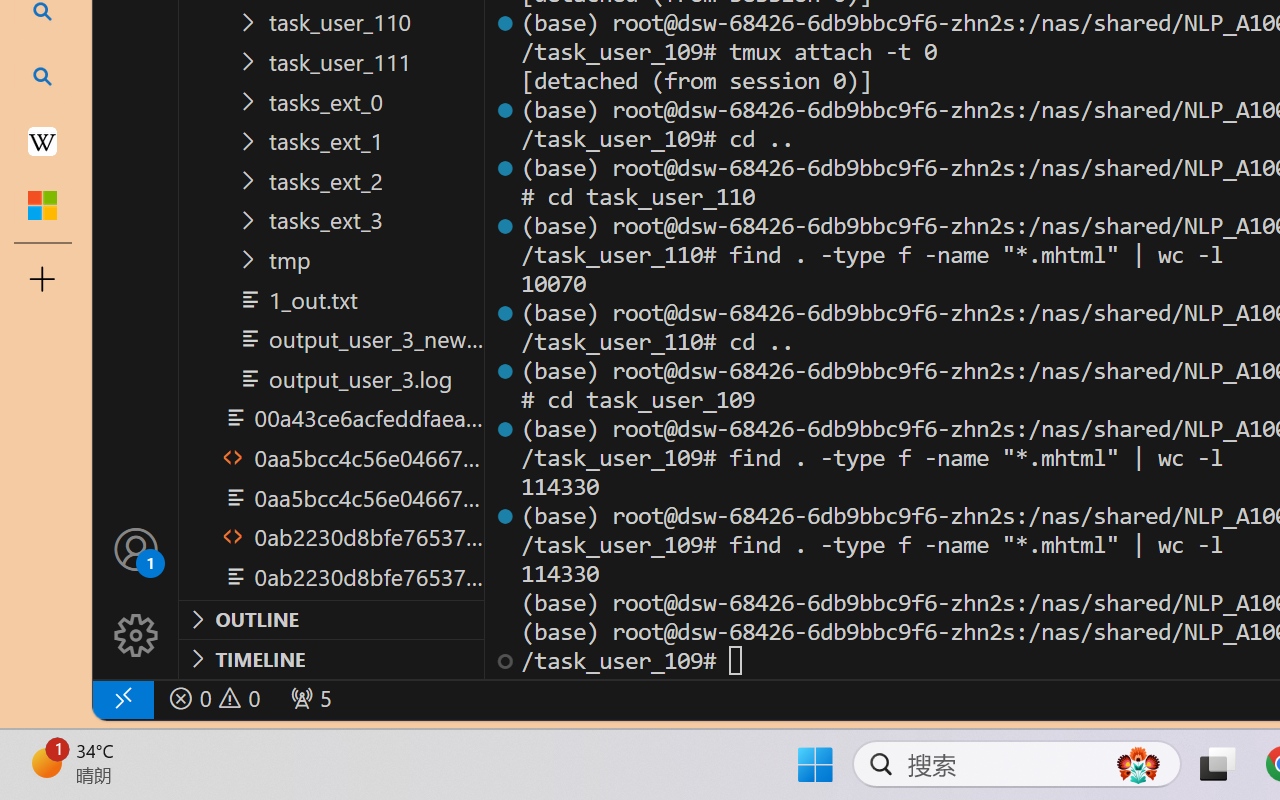 The image size is (1280, 800). What do you see at coordinates (331, 657) in the screenshot?
I see `'Timeline Section'` at bounding box center [331, 657].